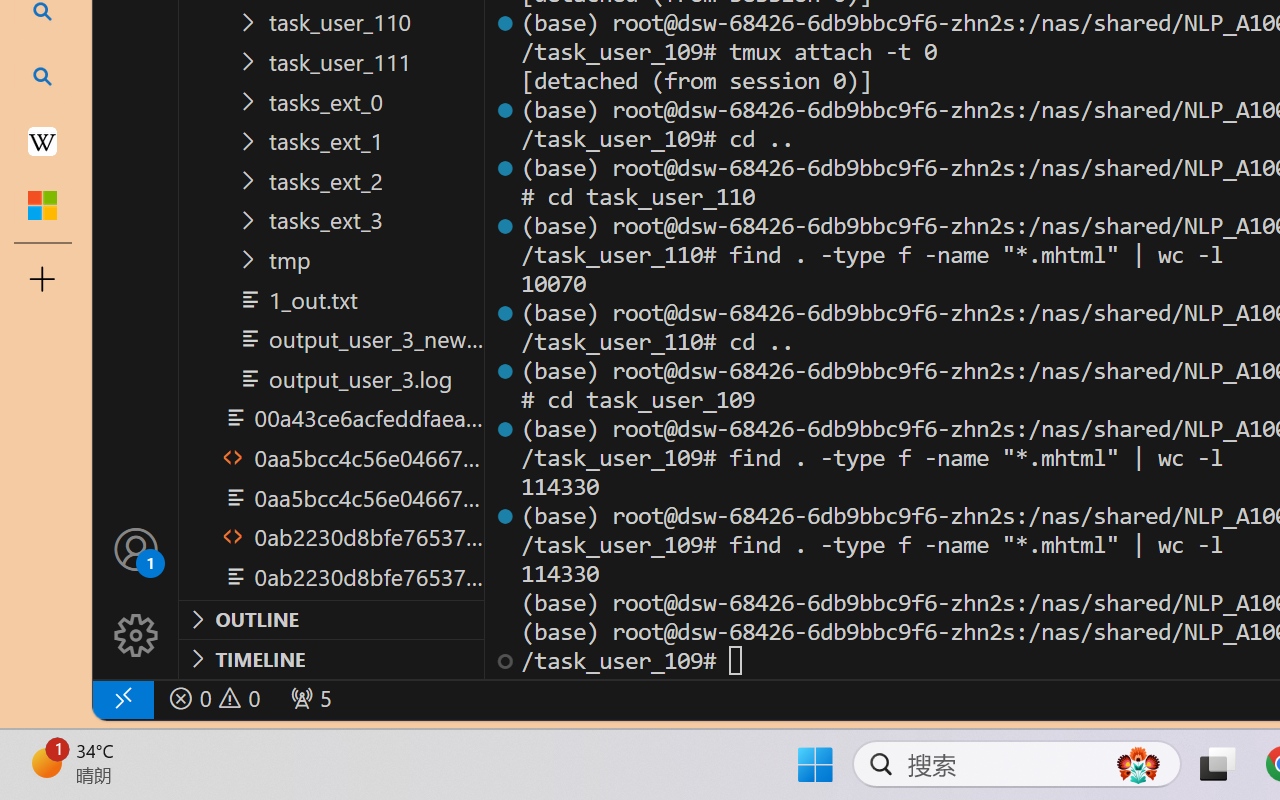 The image size is (1280, 800). What do you see at coordinates (331, 657) in the screenshot?
I see `'Timeline Section'` at bounding box center [331, 657].